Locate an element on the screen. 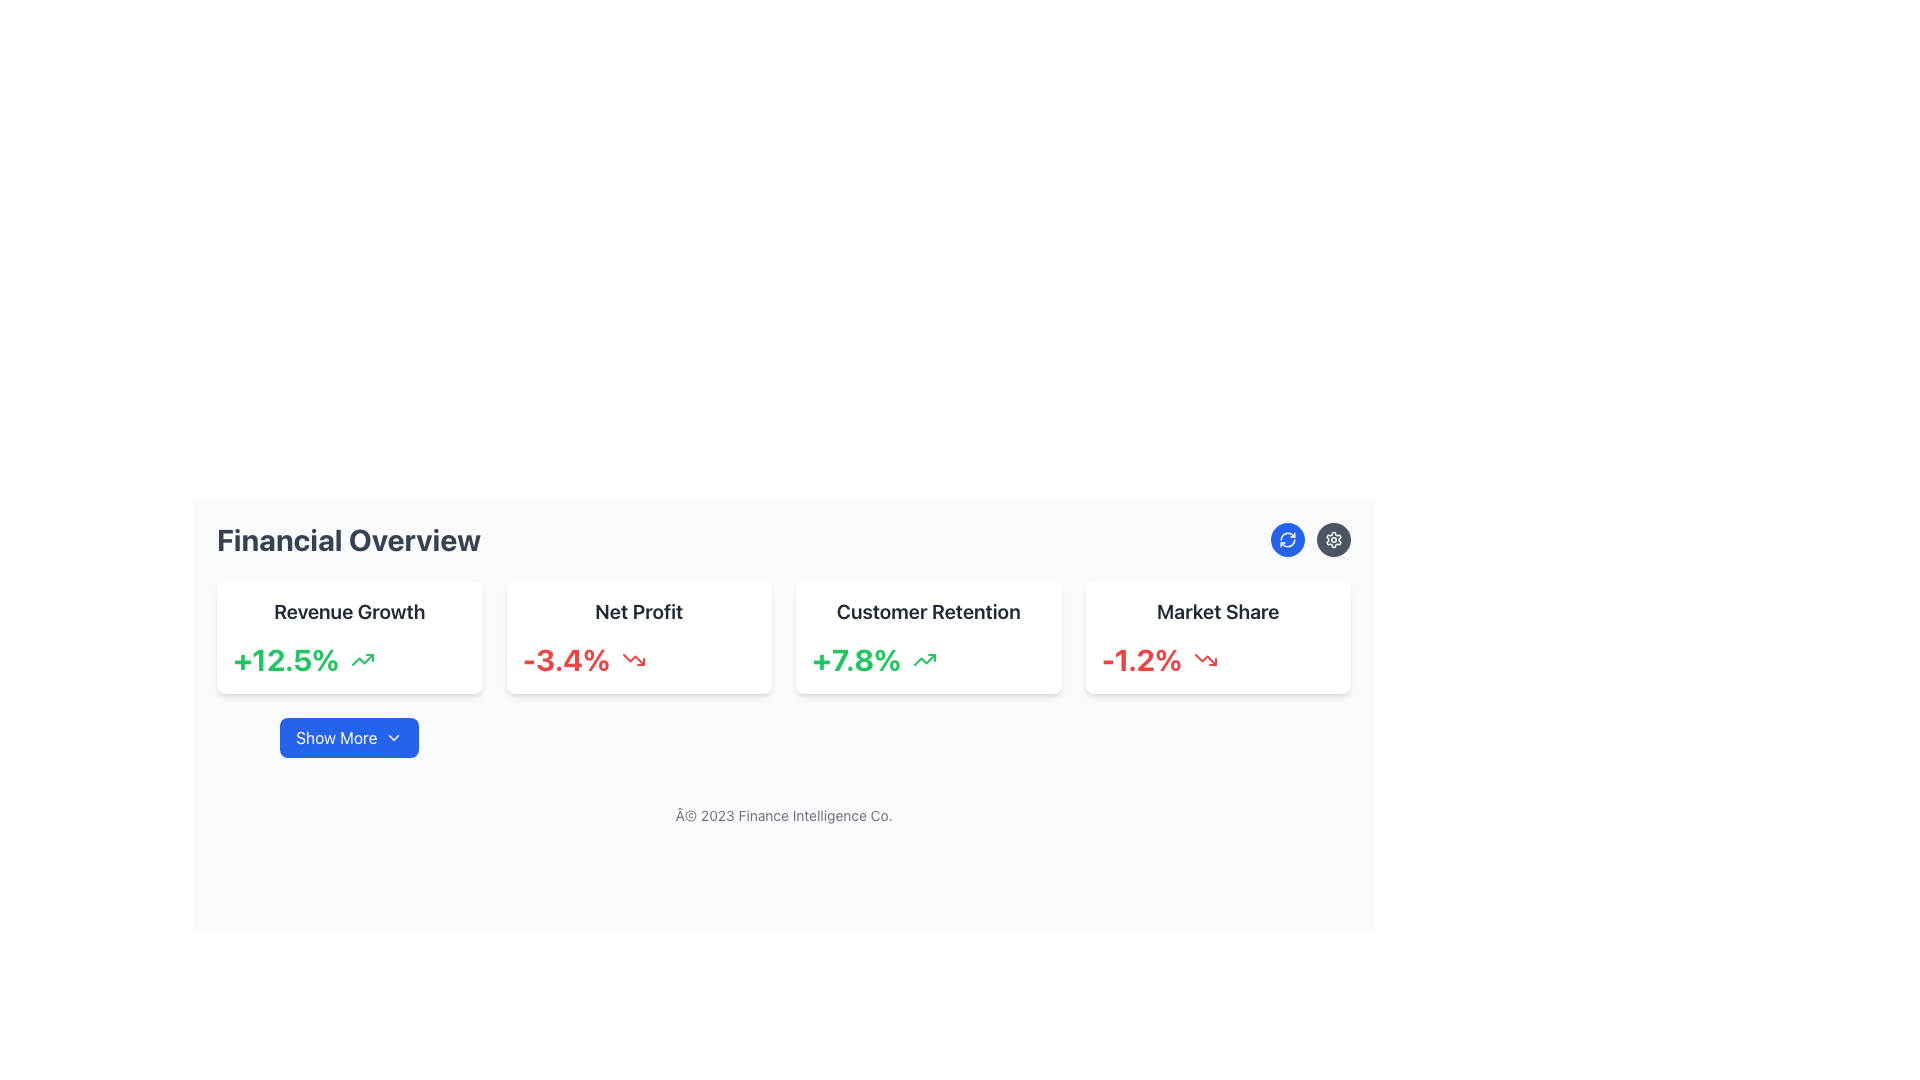 This screenshot has height=1080, width=1920. the 'Show More' button with a blue background and white text located at the bottom of the financial metrics section is located at coordinates (349, 737).